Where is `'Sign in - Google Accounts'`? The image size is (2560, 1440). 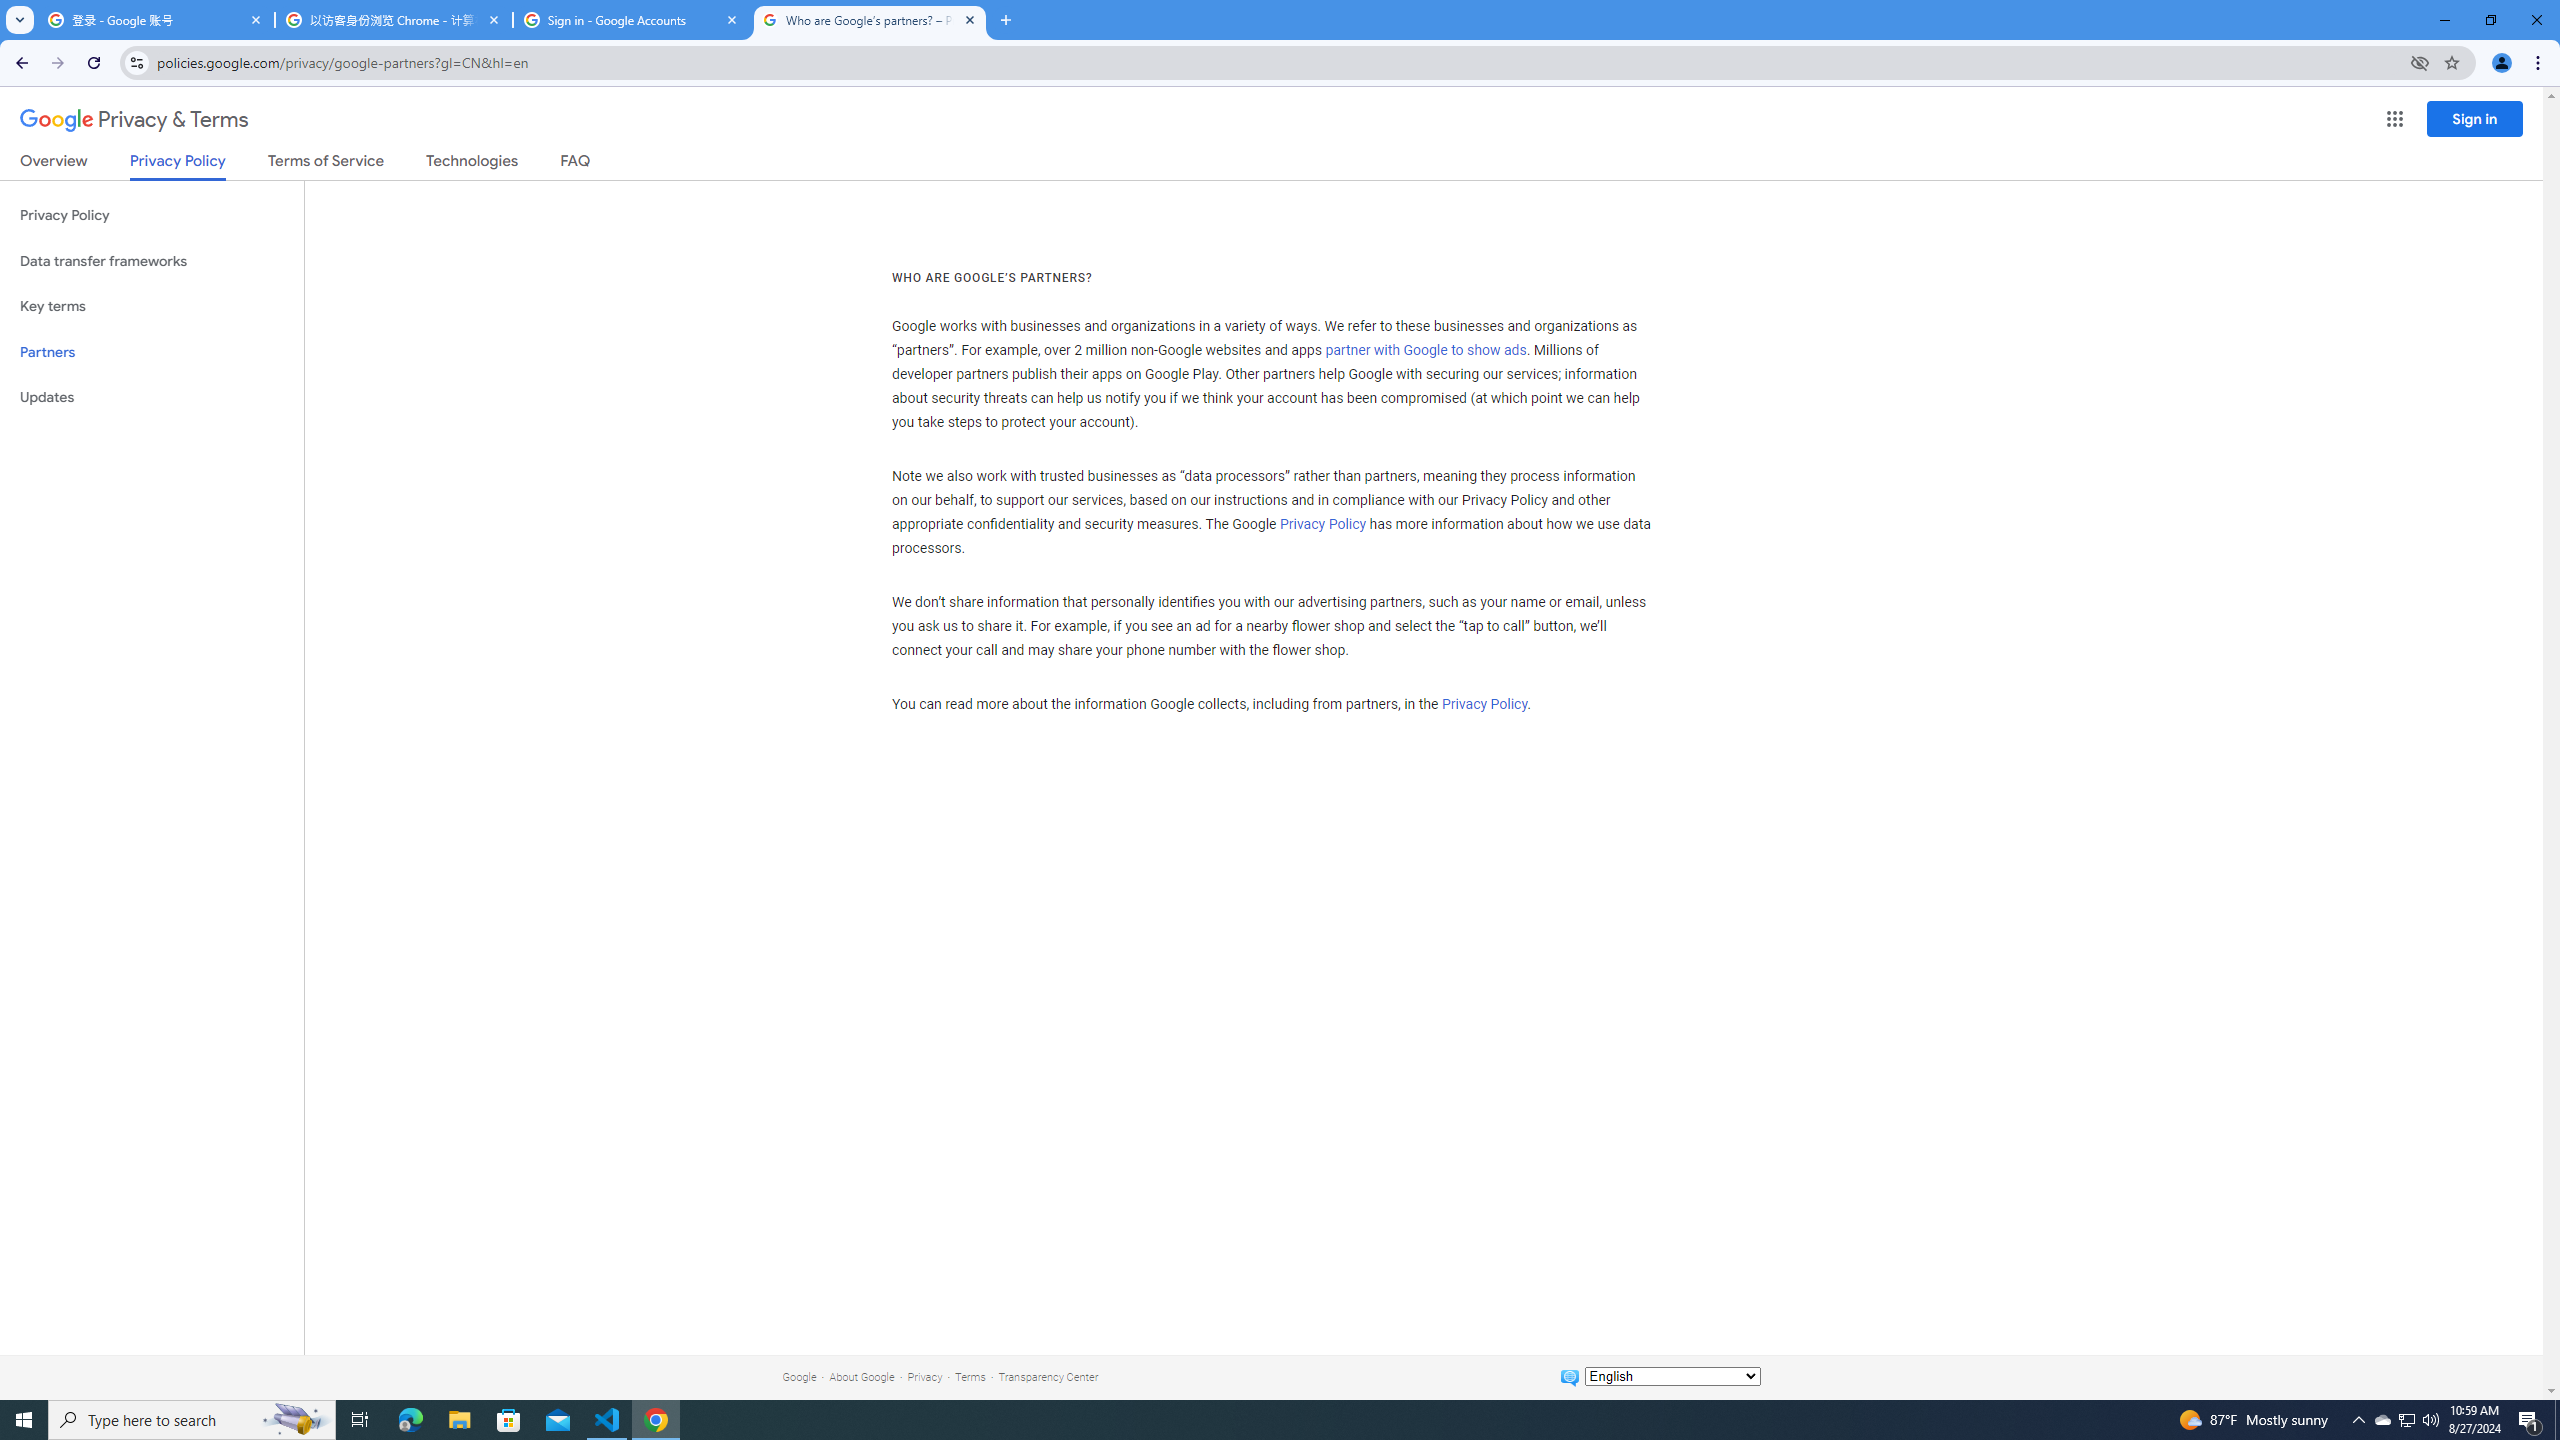
'Sign in - Google Accounts' is located at coordinates (631, 19).